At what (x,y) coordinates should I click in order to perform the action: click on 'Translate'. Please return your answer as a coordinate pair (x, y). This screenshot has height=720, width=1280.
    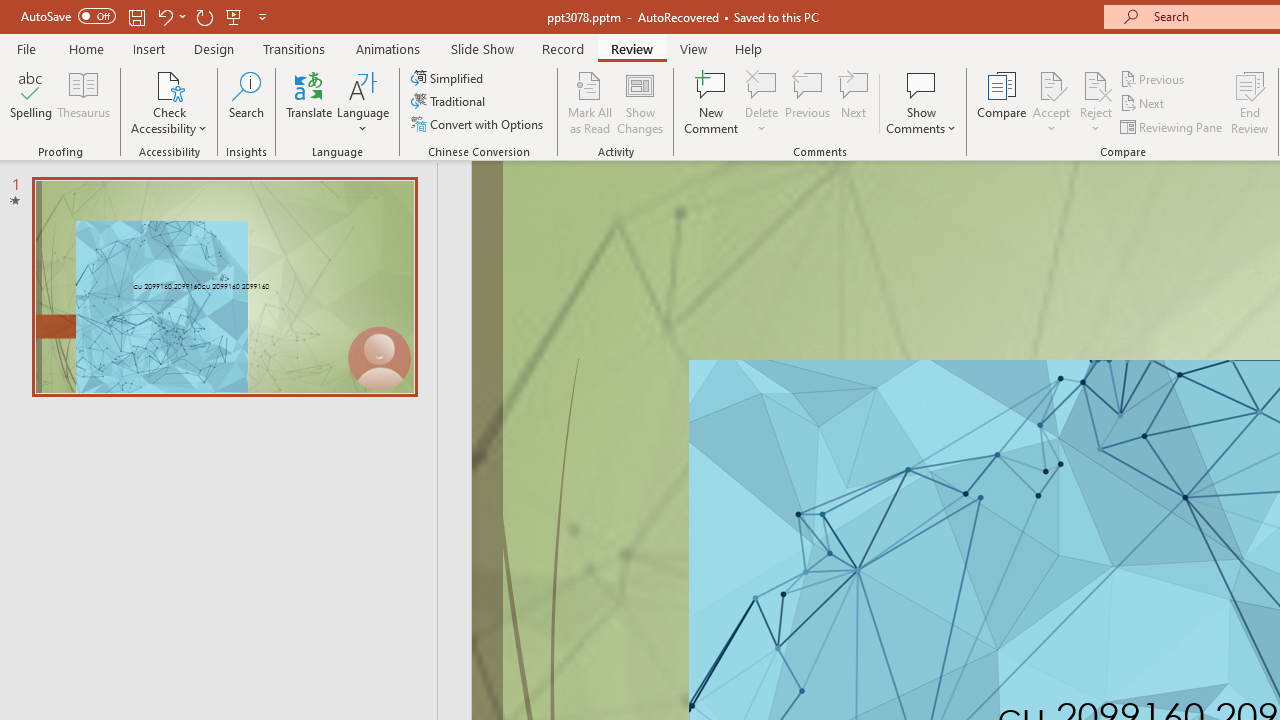
    Looking at the image, I should click on (308, 103).